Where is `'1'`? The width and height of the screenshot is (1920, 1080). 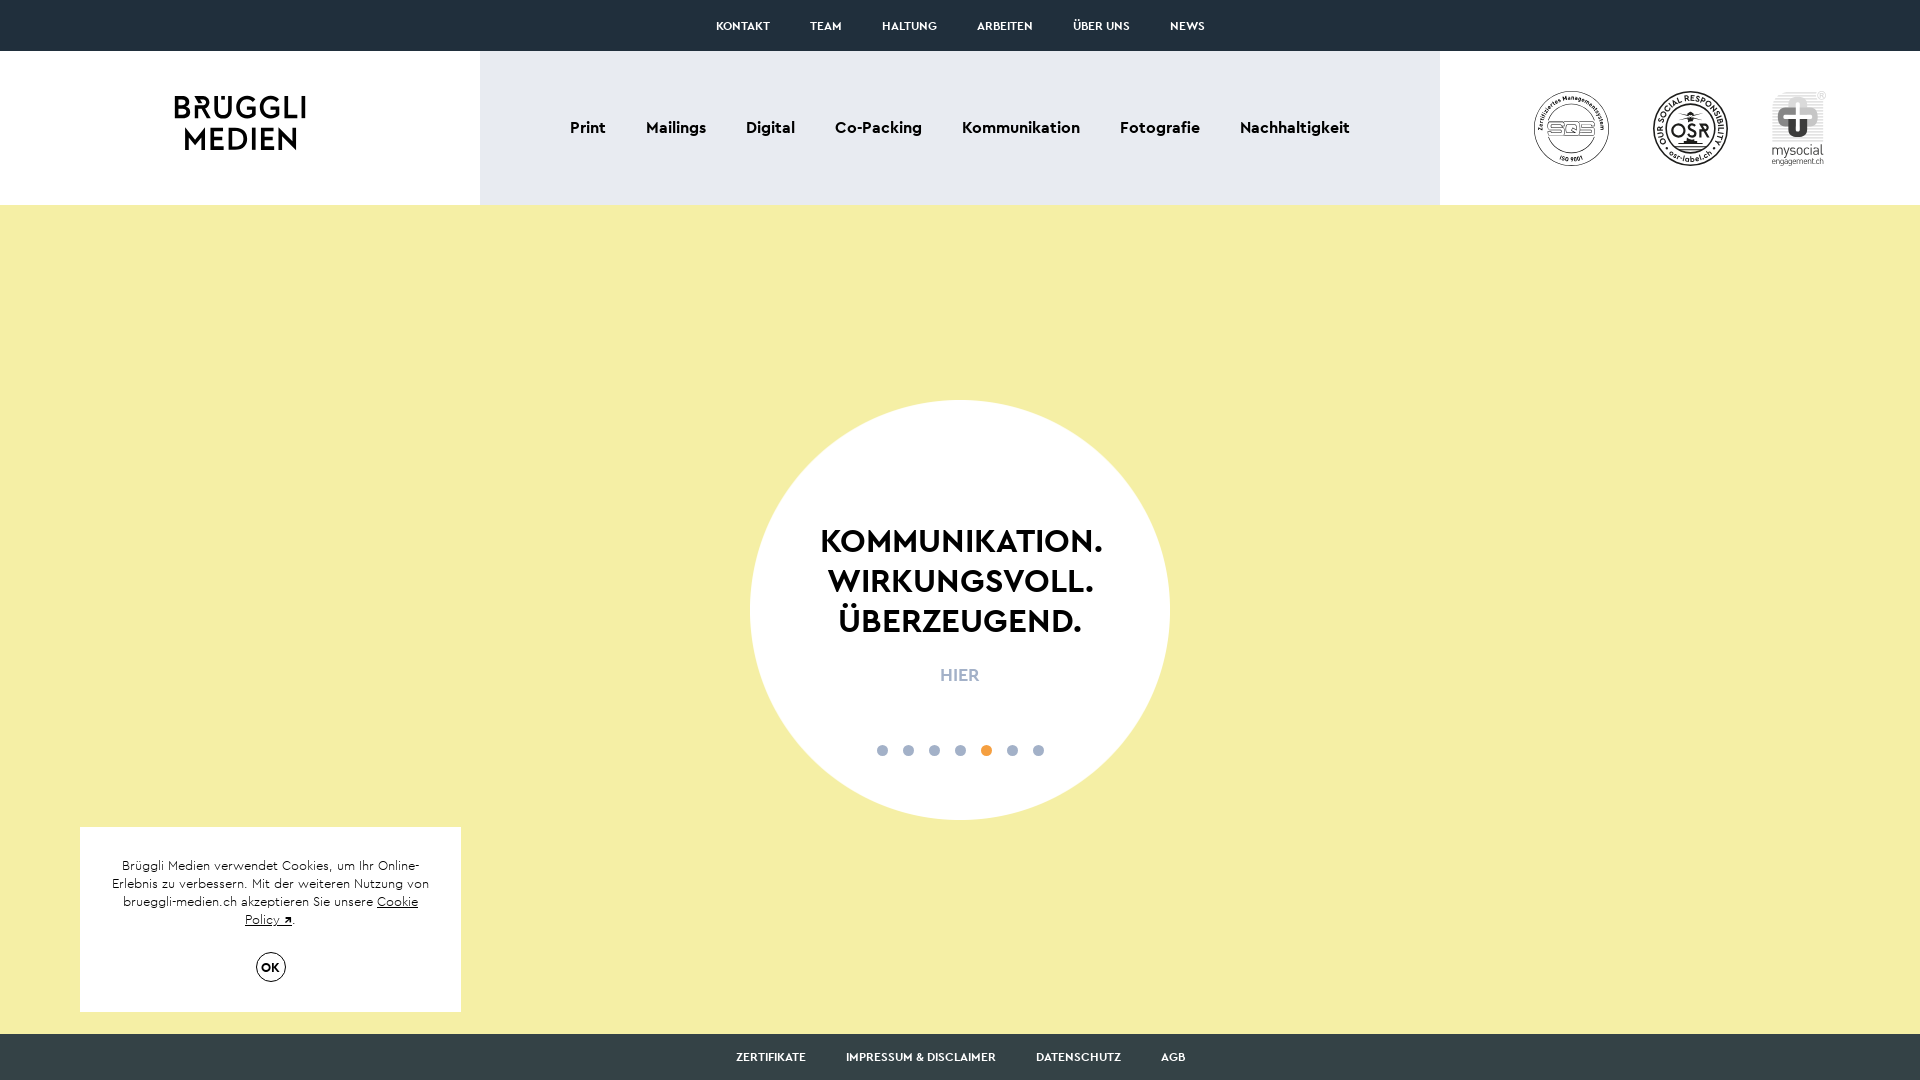 '1' is located at coordinates (880, 750).